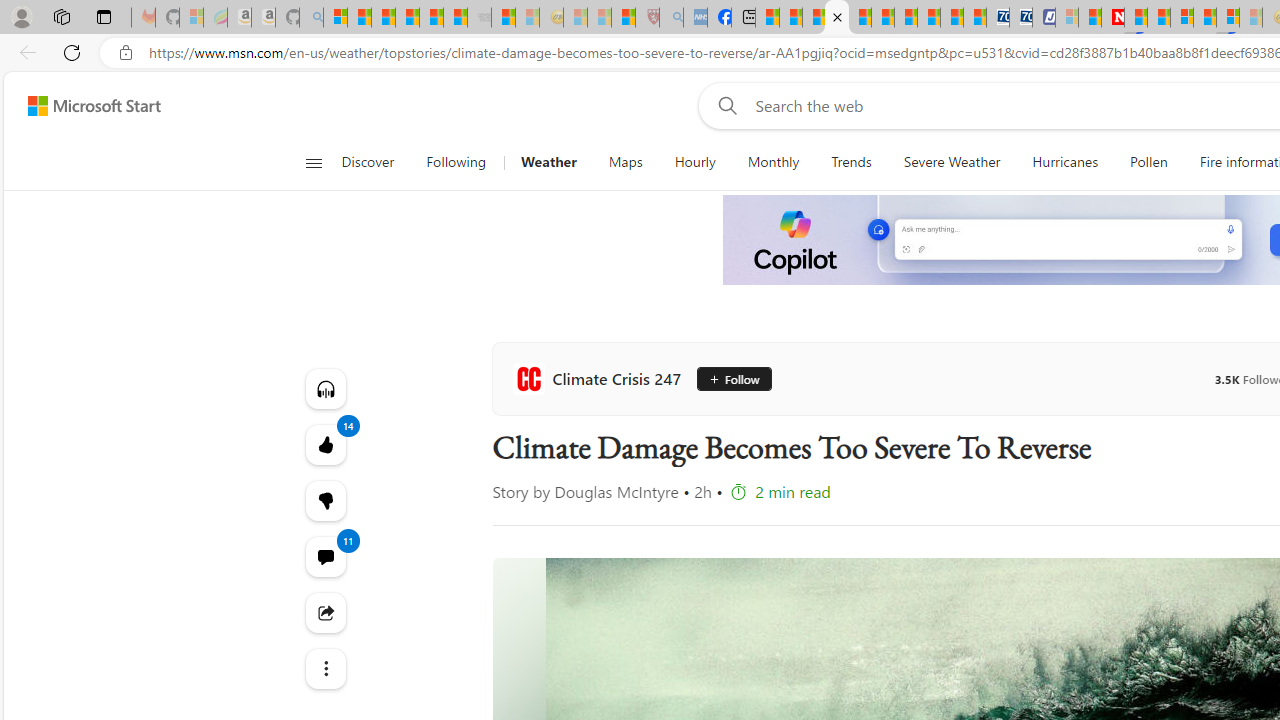 The width and height of the screenshot is (1280, 720). I want to click on 'Monthly', so click(772, 162).